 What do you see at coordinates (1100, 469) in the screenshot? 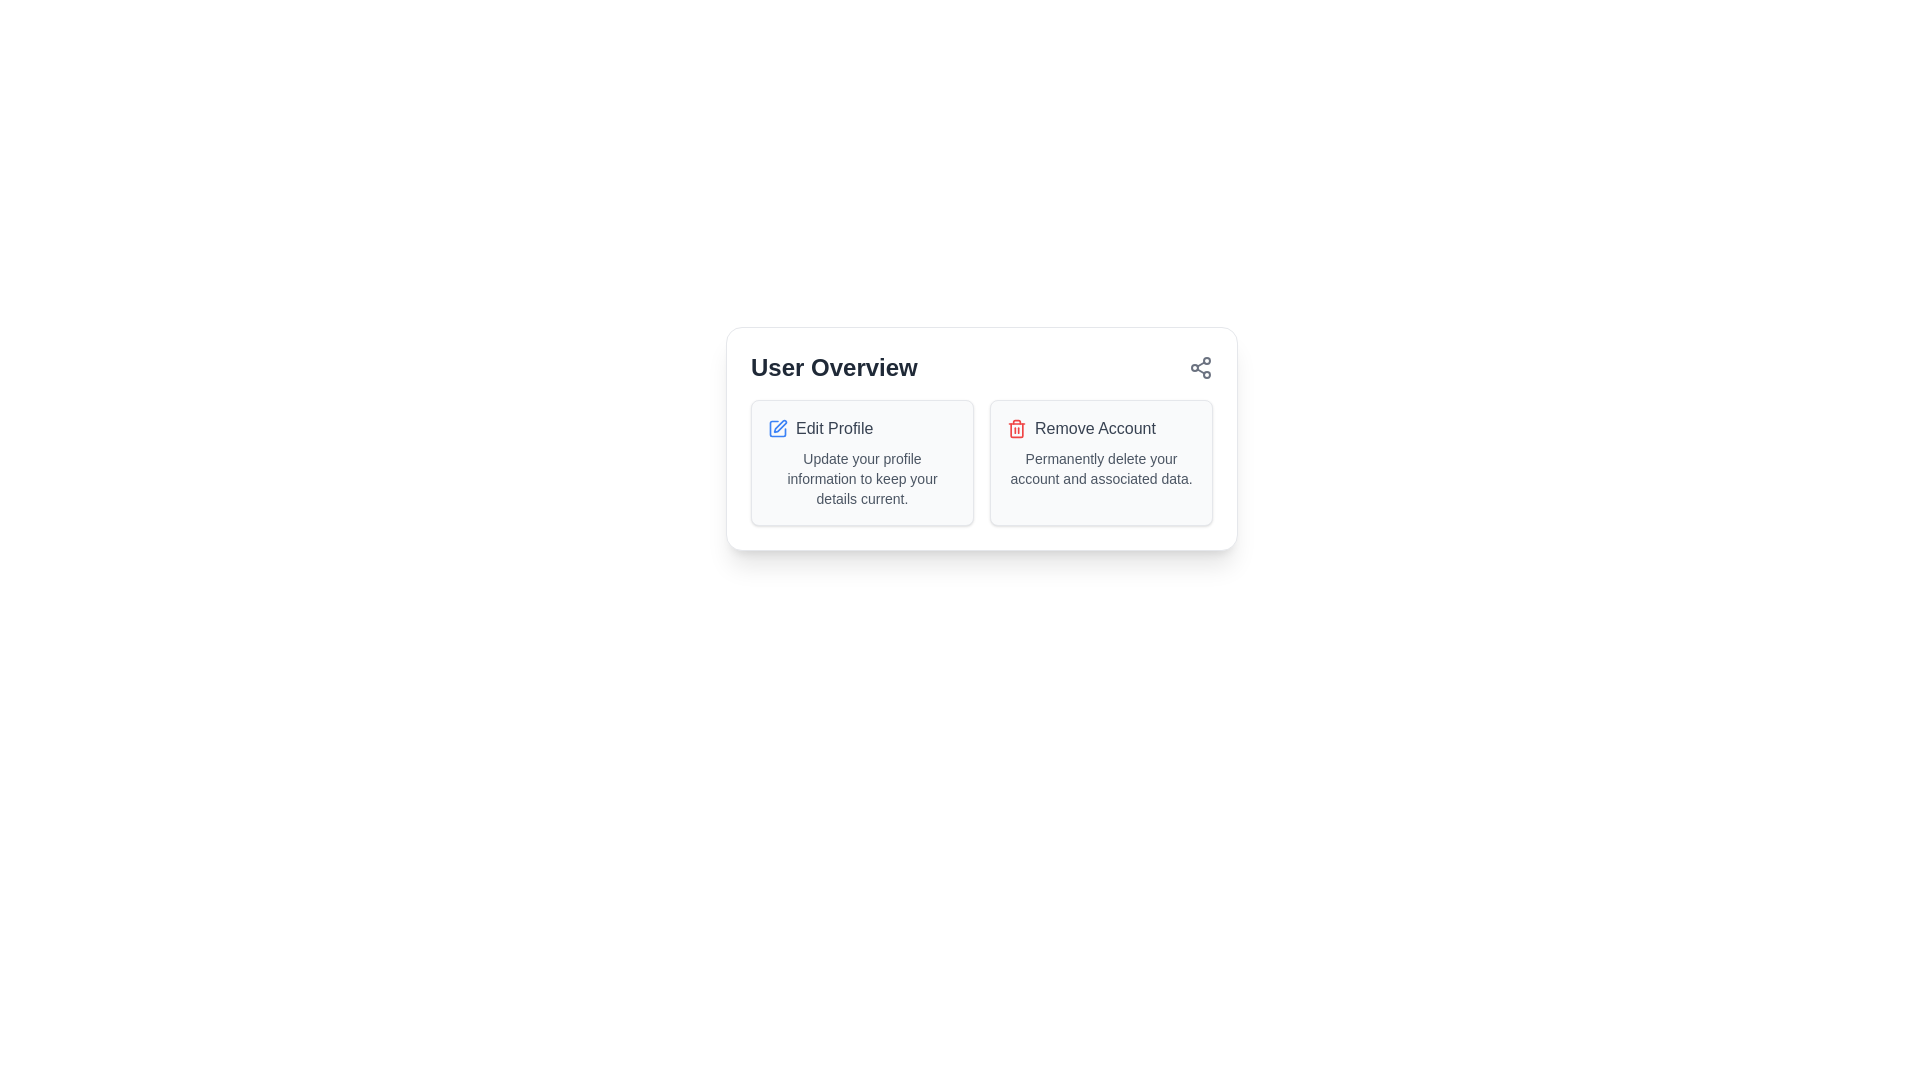
I see `the gray descriptive text that reads 'Permanently delete your account and associated data.' located within the 'Remove Account' card` at bounding box center [1100, 469].